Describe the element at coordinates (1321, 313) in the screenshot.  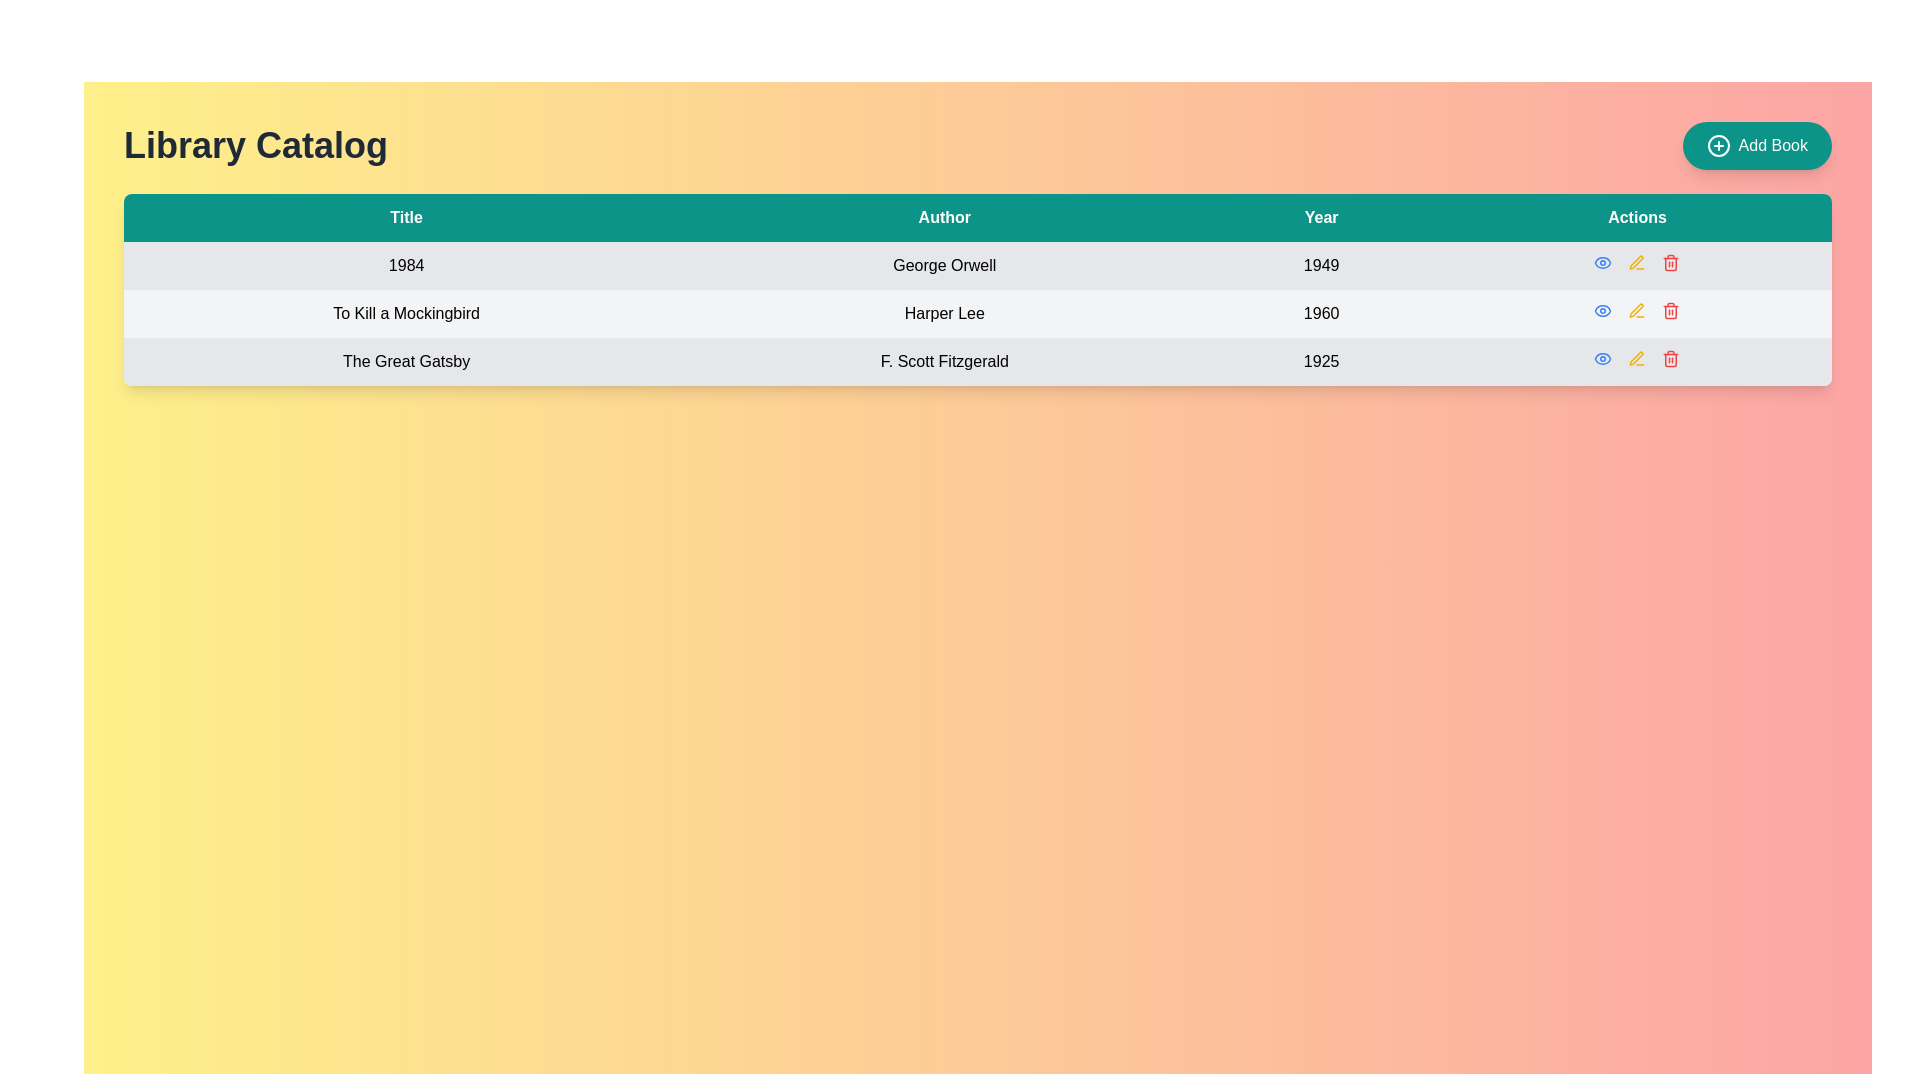
I see `static text label displaying the publication year of the book 'To Kill a Mockingbird', located in the 'Year' column of the second row` at that location.